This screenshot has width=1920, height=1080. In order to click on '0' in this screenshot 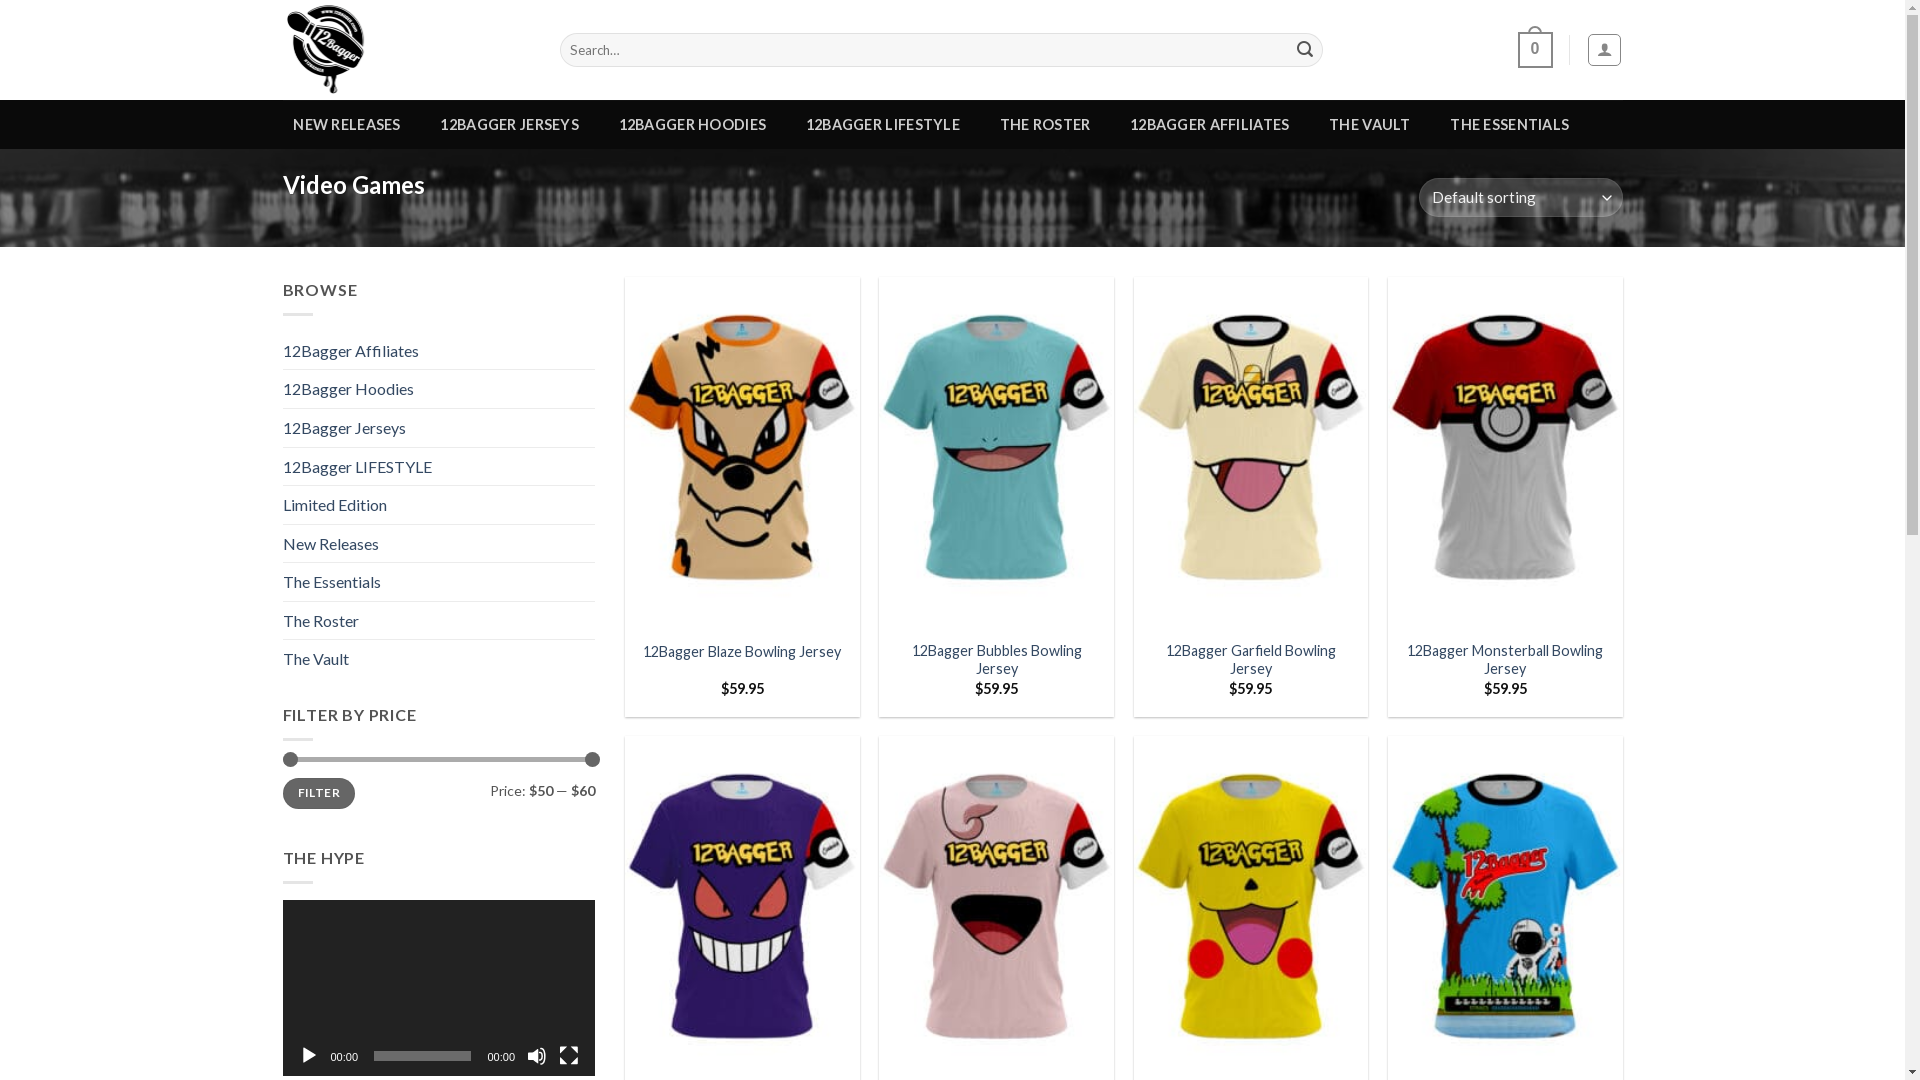, I will do `click(1517, 49)`.